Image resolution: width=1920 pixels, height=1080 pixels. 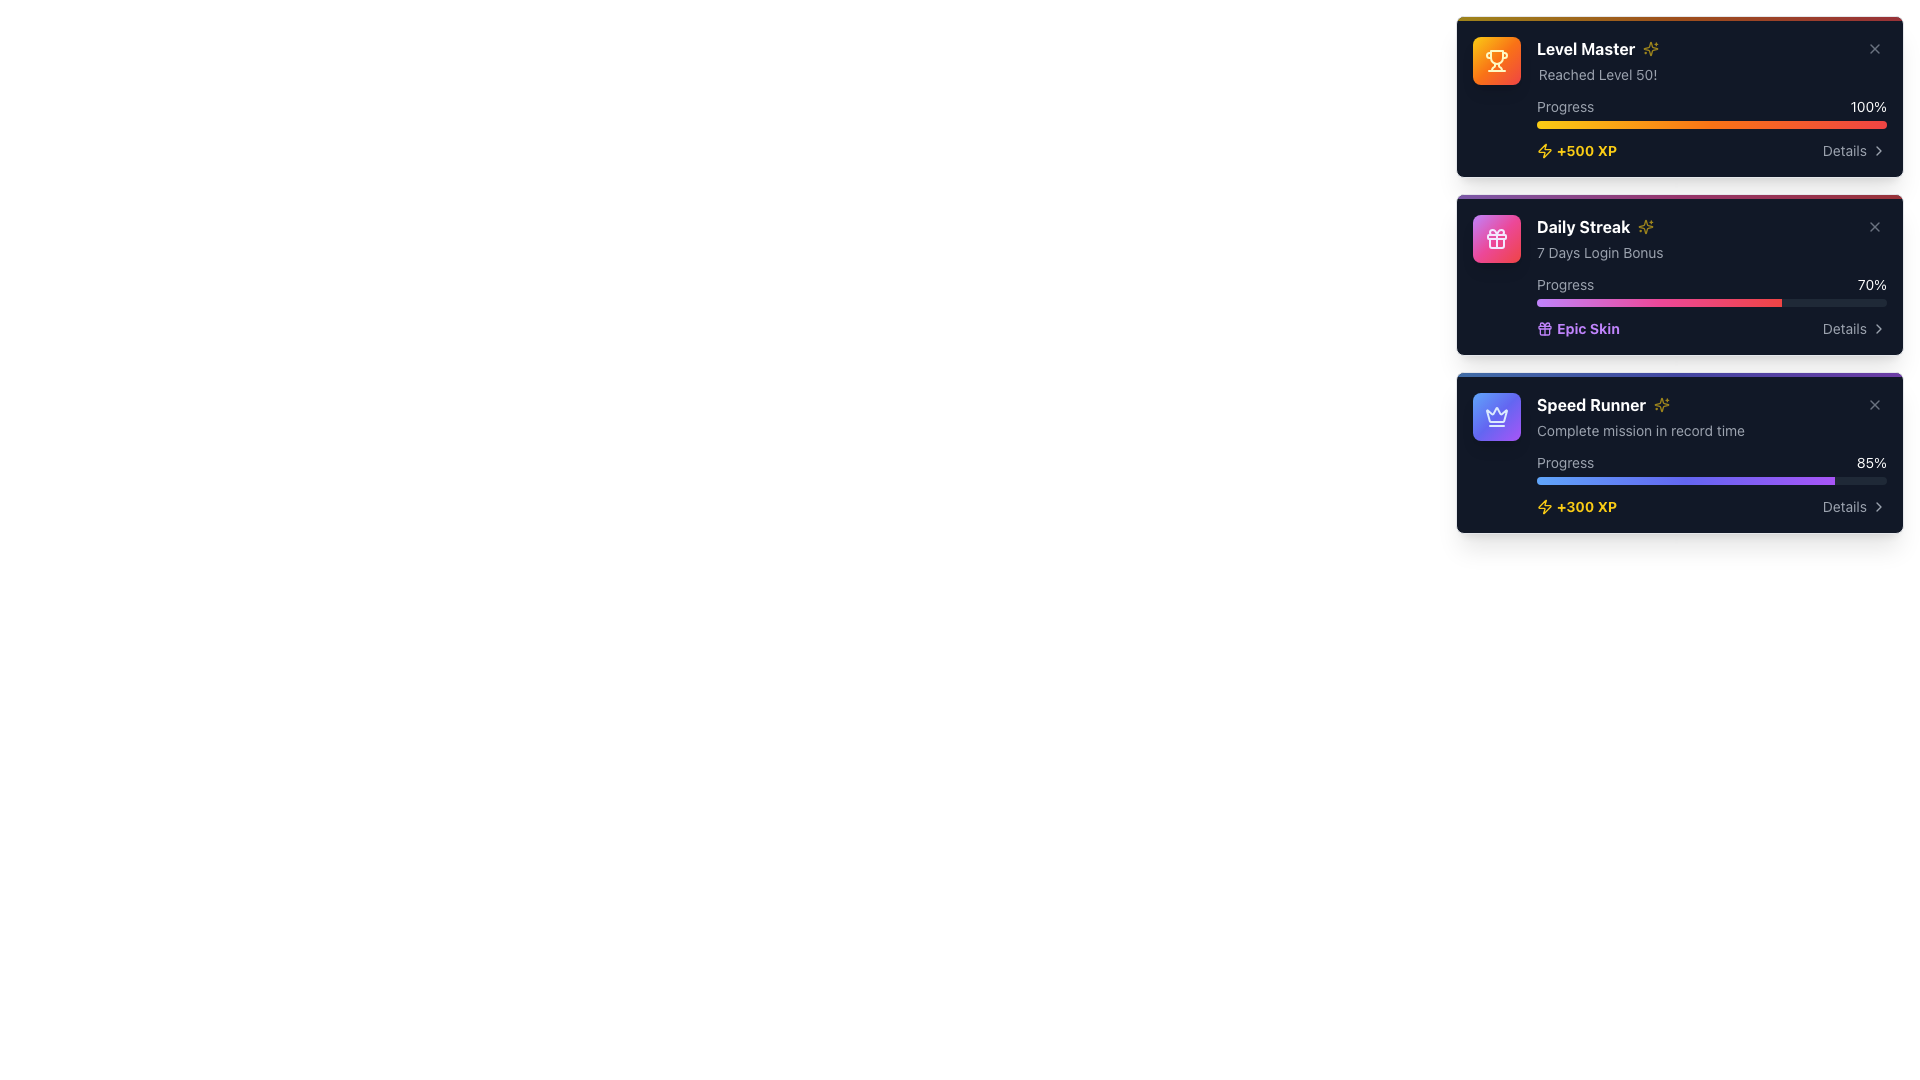 What do you see at coordinates (1874, 48) in the screenshot?
I see `the close icon button (an 'X' symbol) located at the top-right corner of the 'Level Master' card` at bounding box center [1874, 48].